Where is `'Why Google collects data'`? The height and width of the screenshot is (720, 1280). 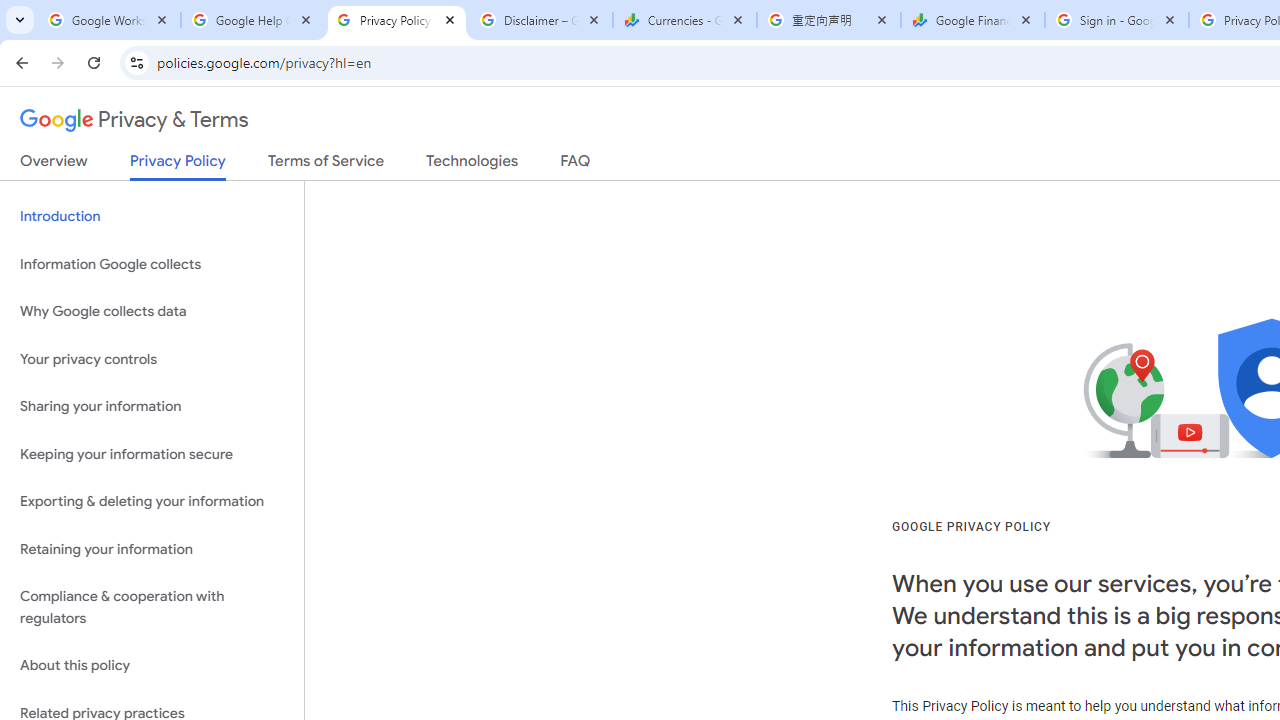 'Why Google collects data' is located at coordinates (151, 312).